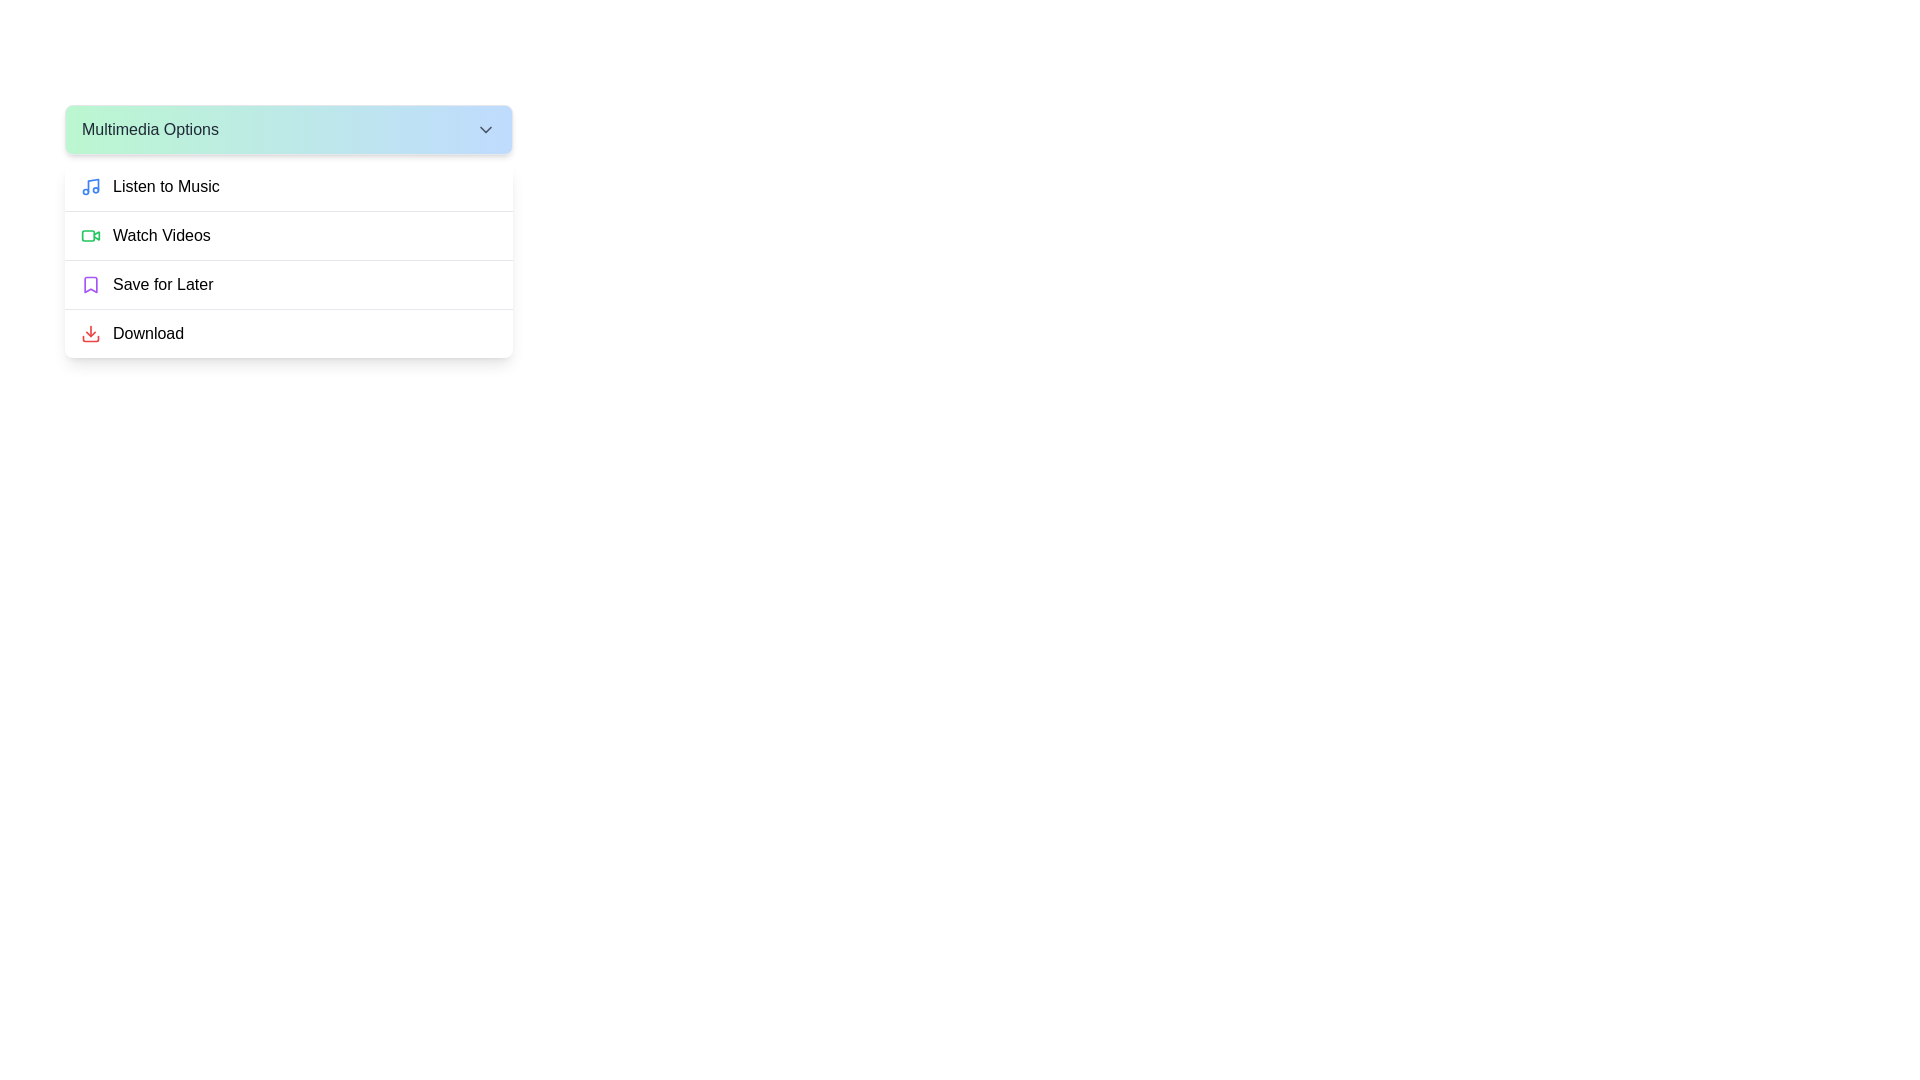 The height and width of the screenshot is (1080, 1920). I want to click on the downward-pointing chevron icon, which is gray and located at the end of the 'Multimedia Options' button, so click(485, 130).